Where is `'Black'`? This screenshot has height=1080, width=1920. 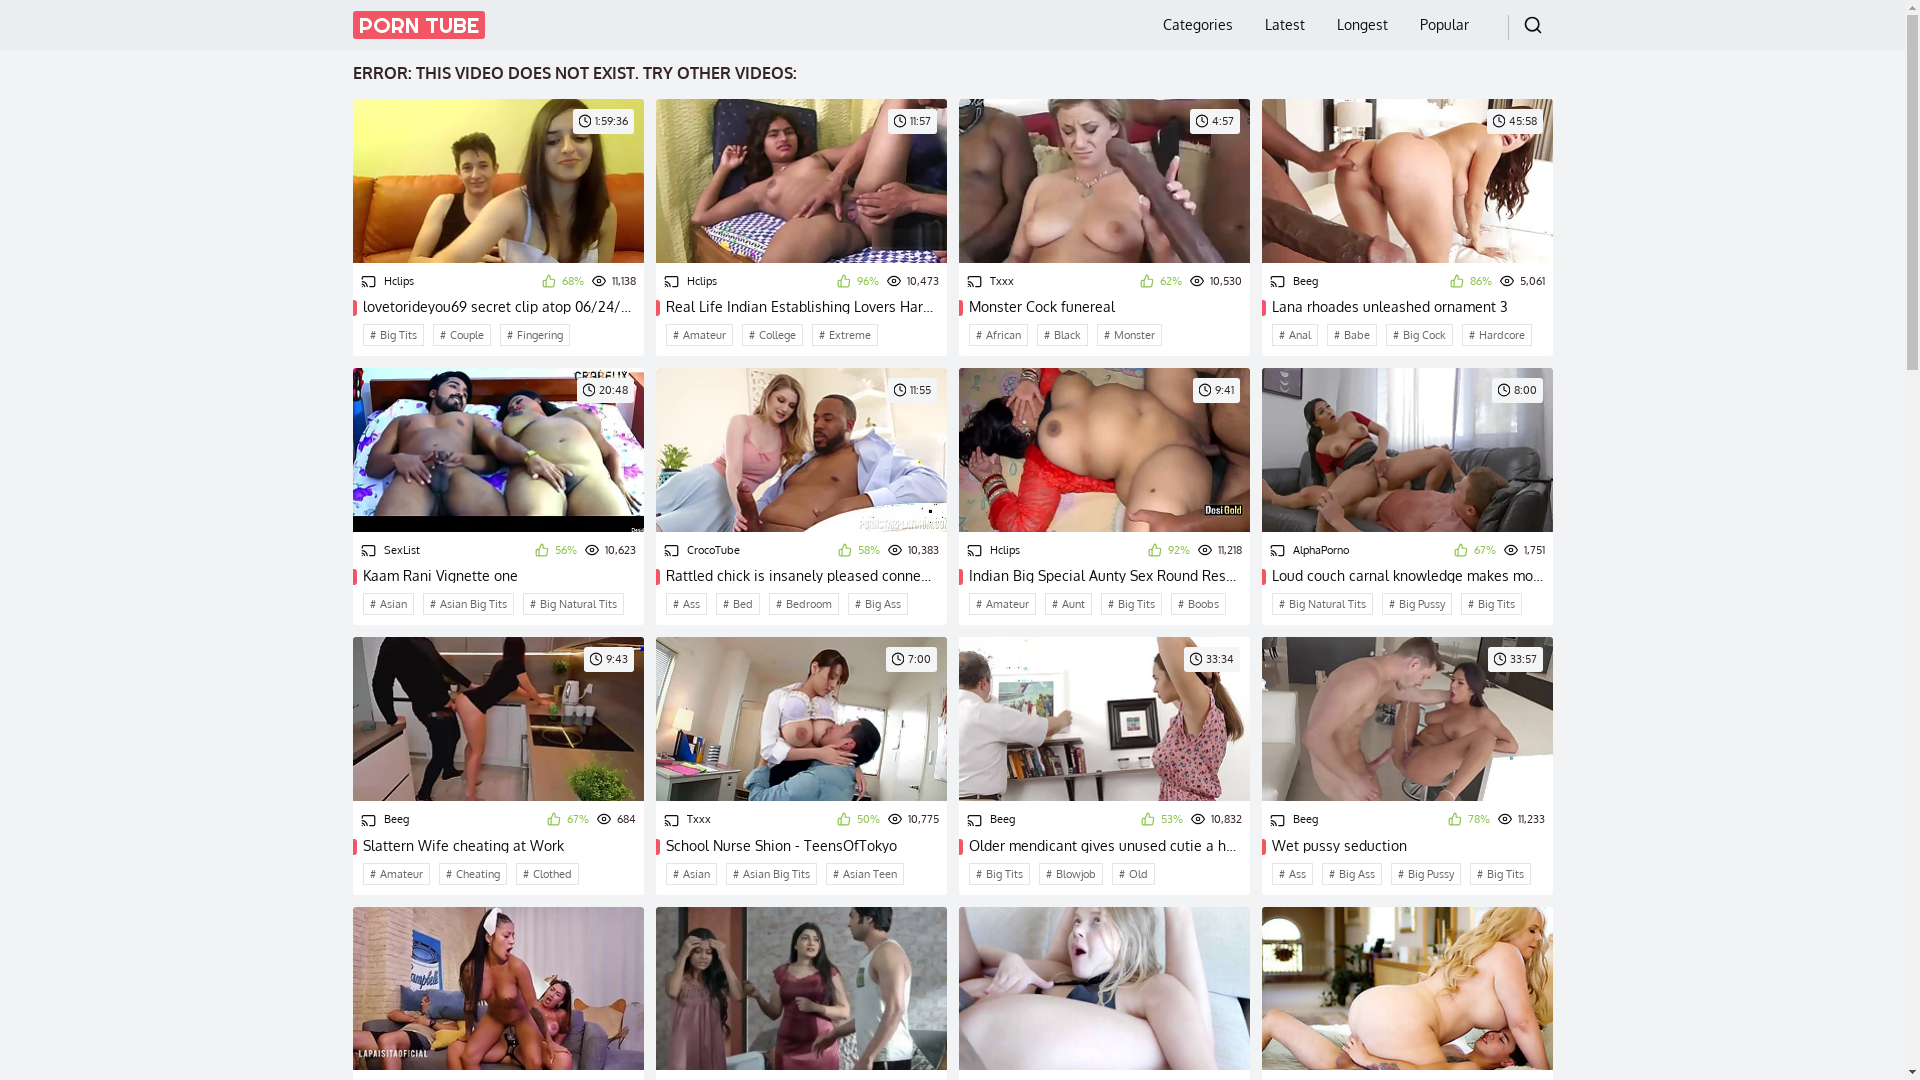
'Black' is located at coordinates (1060, 334).